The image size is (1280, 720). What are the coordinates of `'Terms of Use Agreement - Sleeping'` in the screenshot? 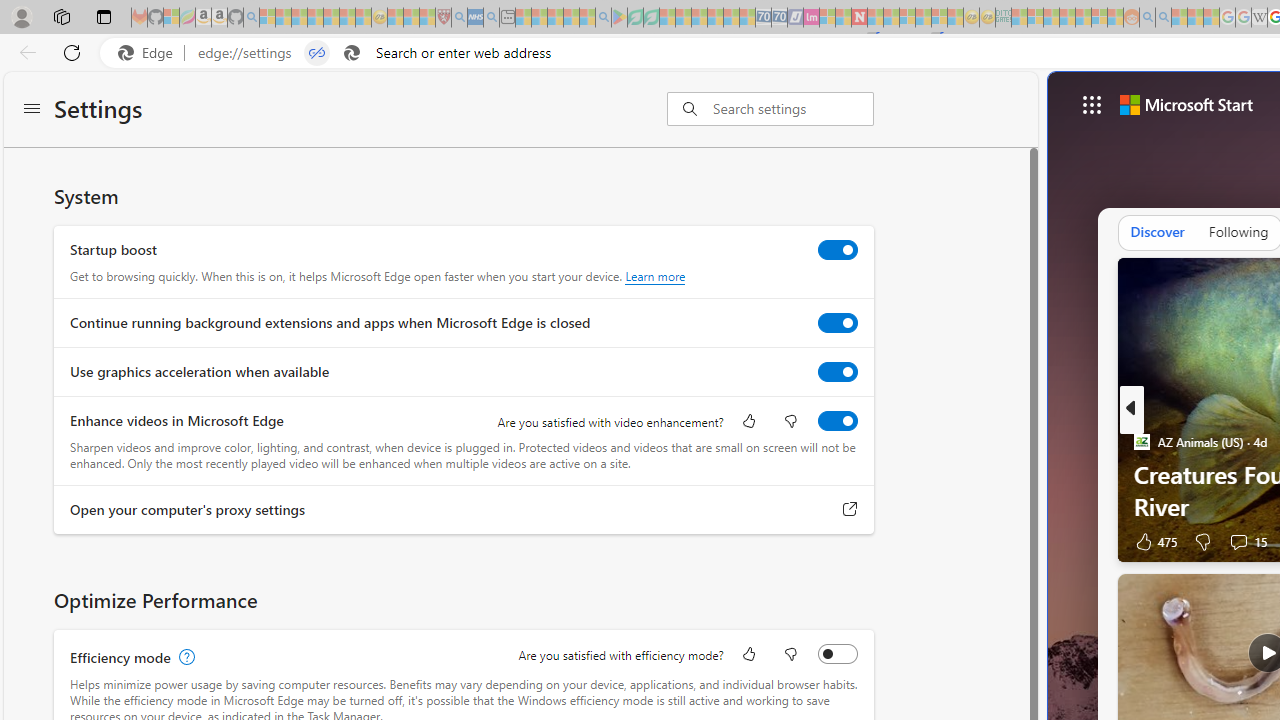 It's located at (634, 17).